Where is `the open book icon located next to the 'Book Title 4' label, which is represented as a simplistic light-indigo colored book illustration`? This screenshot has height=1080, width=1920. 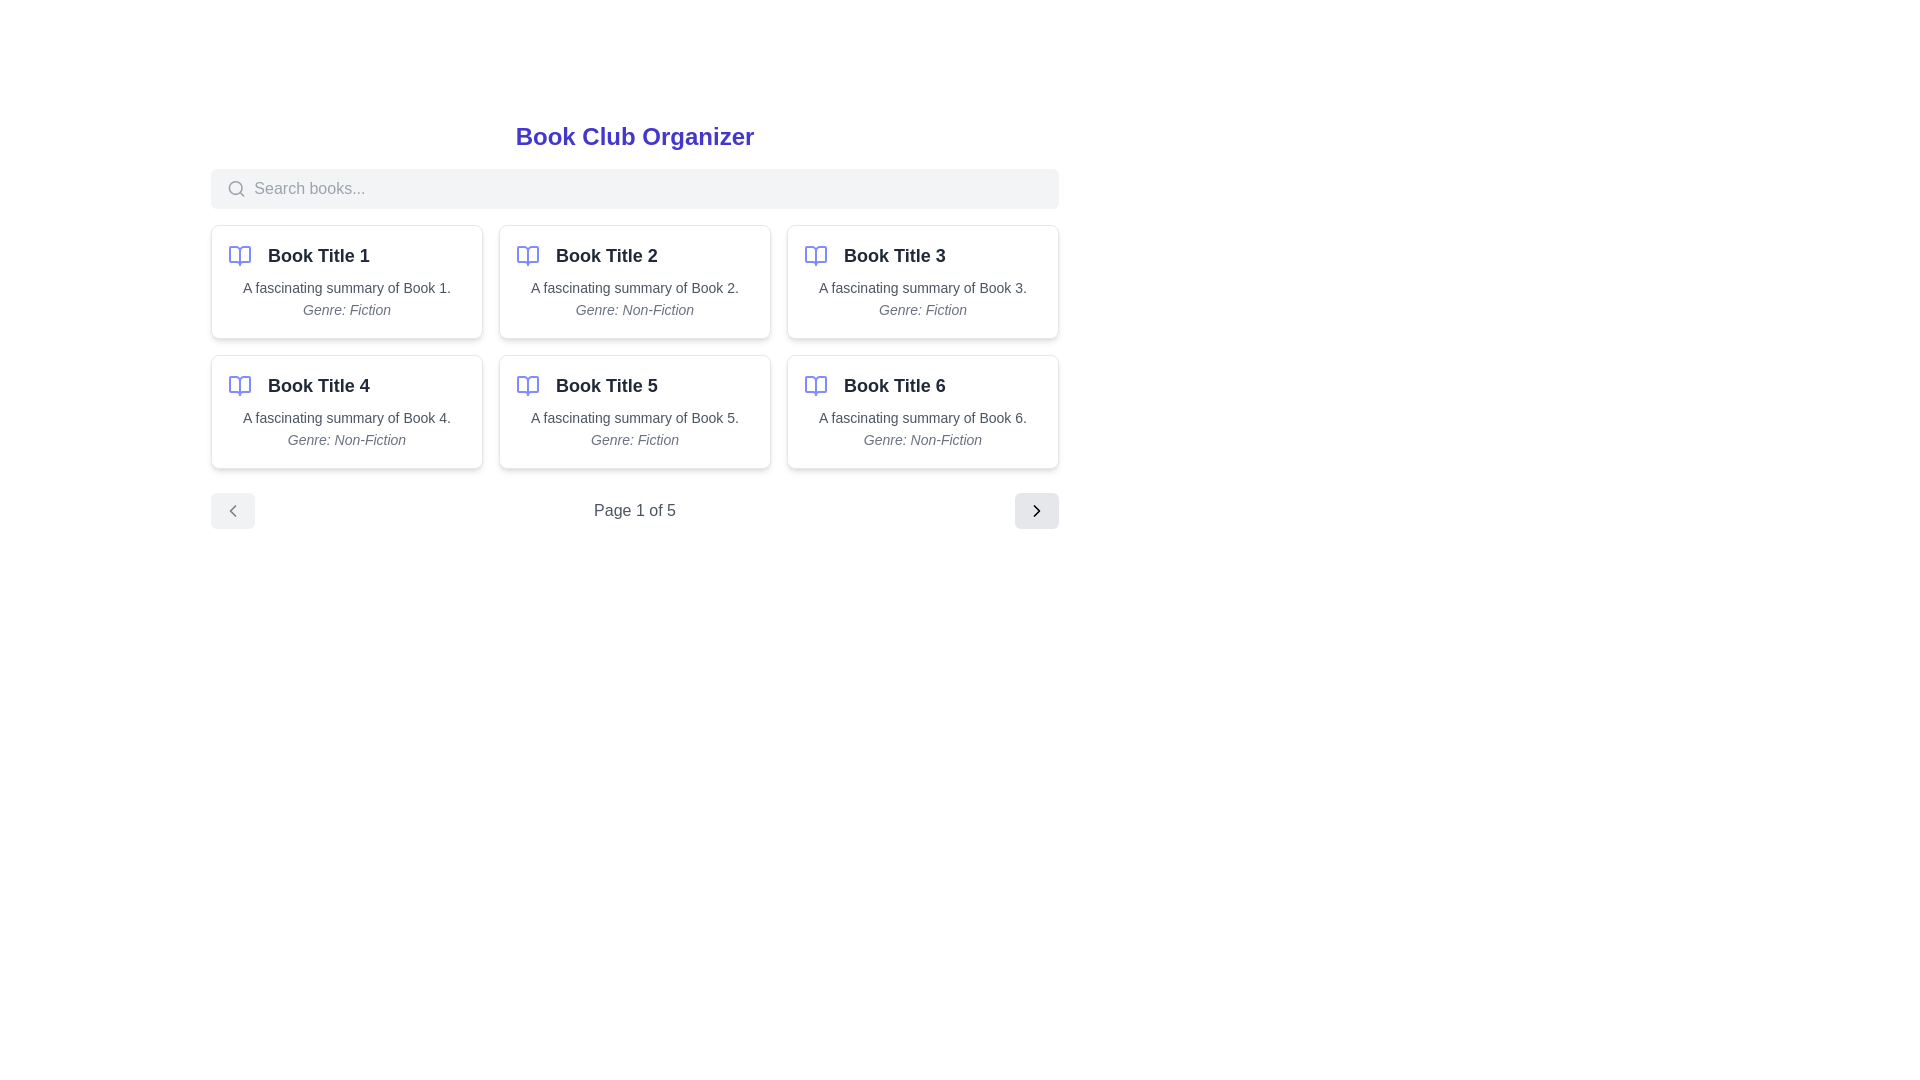 the open book icon located next to the 'Book Title 4' label, which is represented as a simplistic light-indigo colored book illustration is located at coordinates (240, 385).